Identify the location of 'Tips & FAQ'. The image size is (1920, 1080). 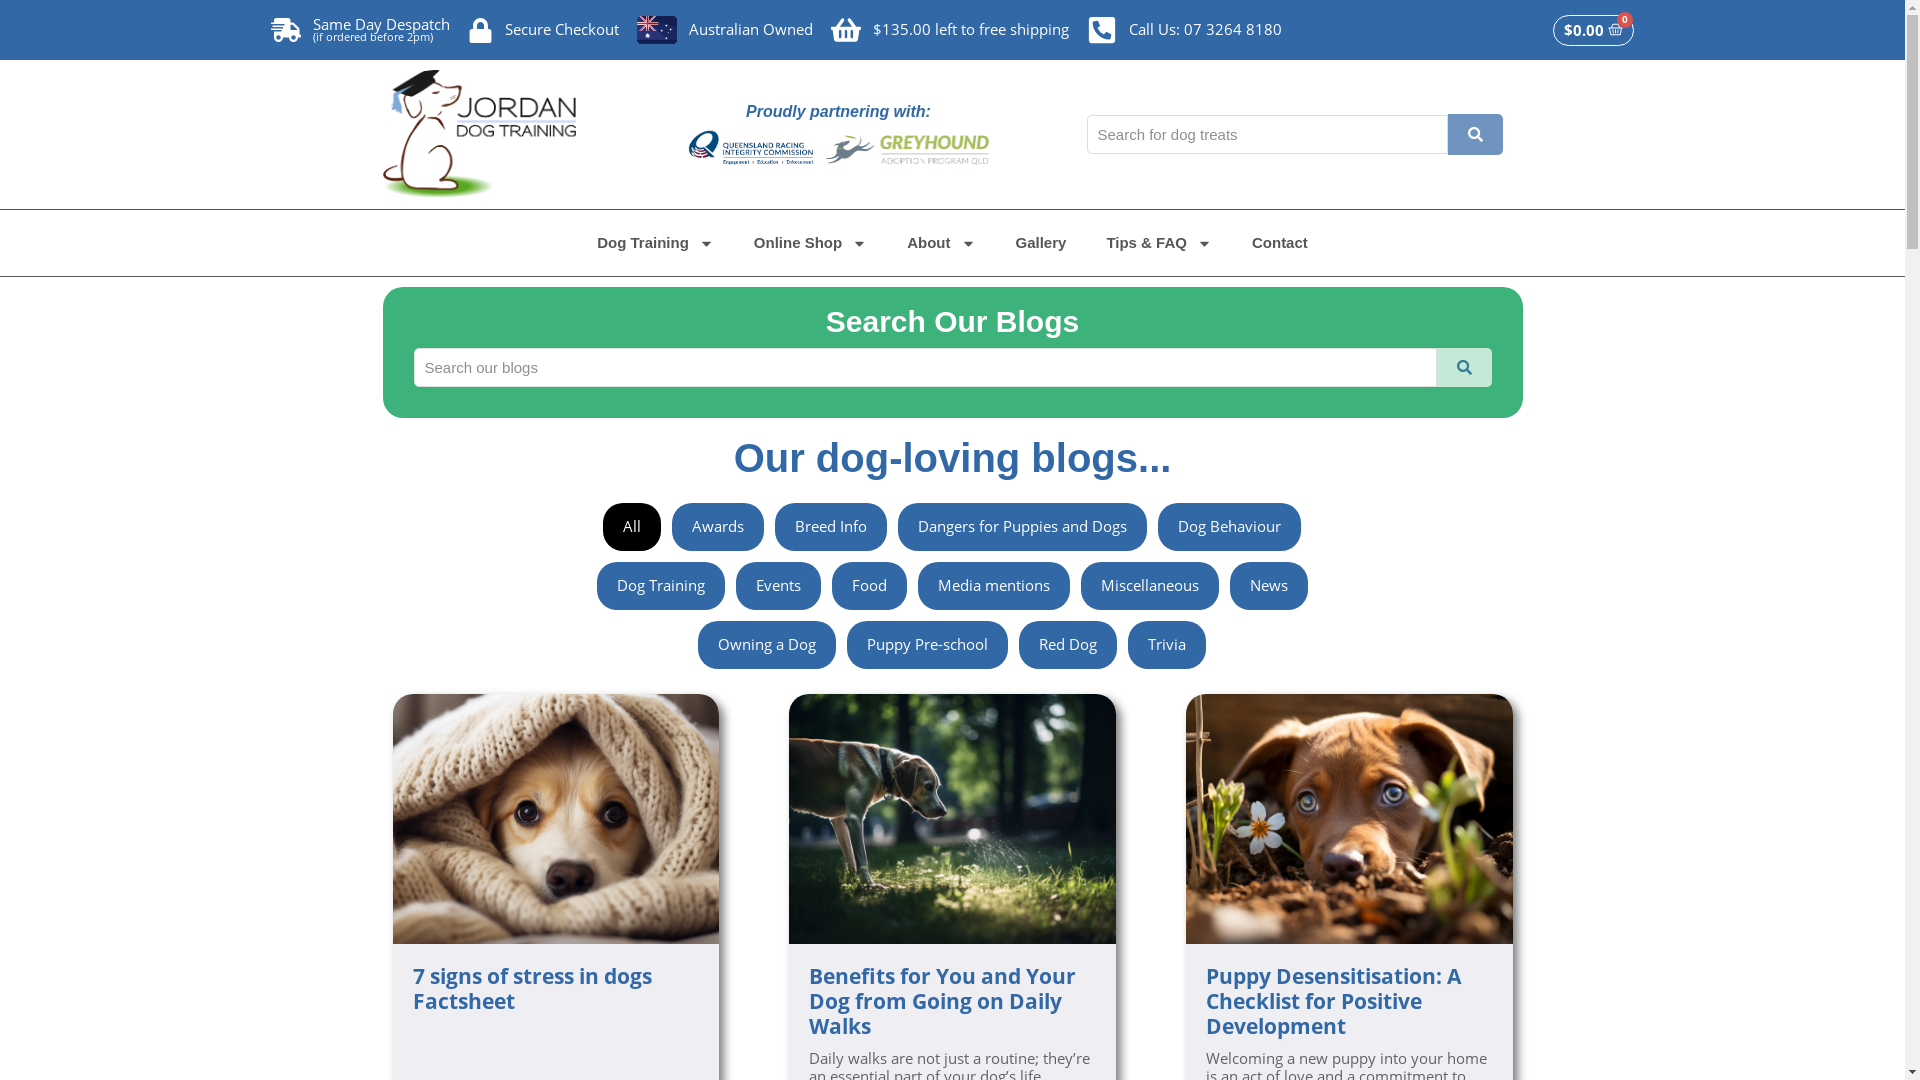
(1158, 242).